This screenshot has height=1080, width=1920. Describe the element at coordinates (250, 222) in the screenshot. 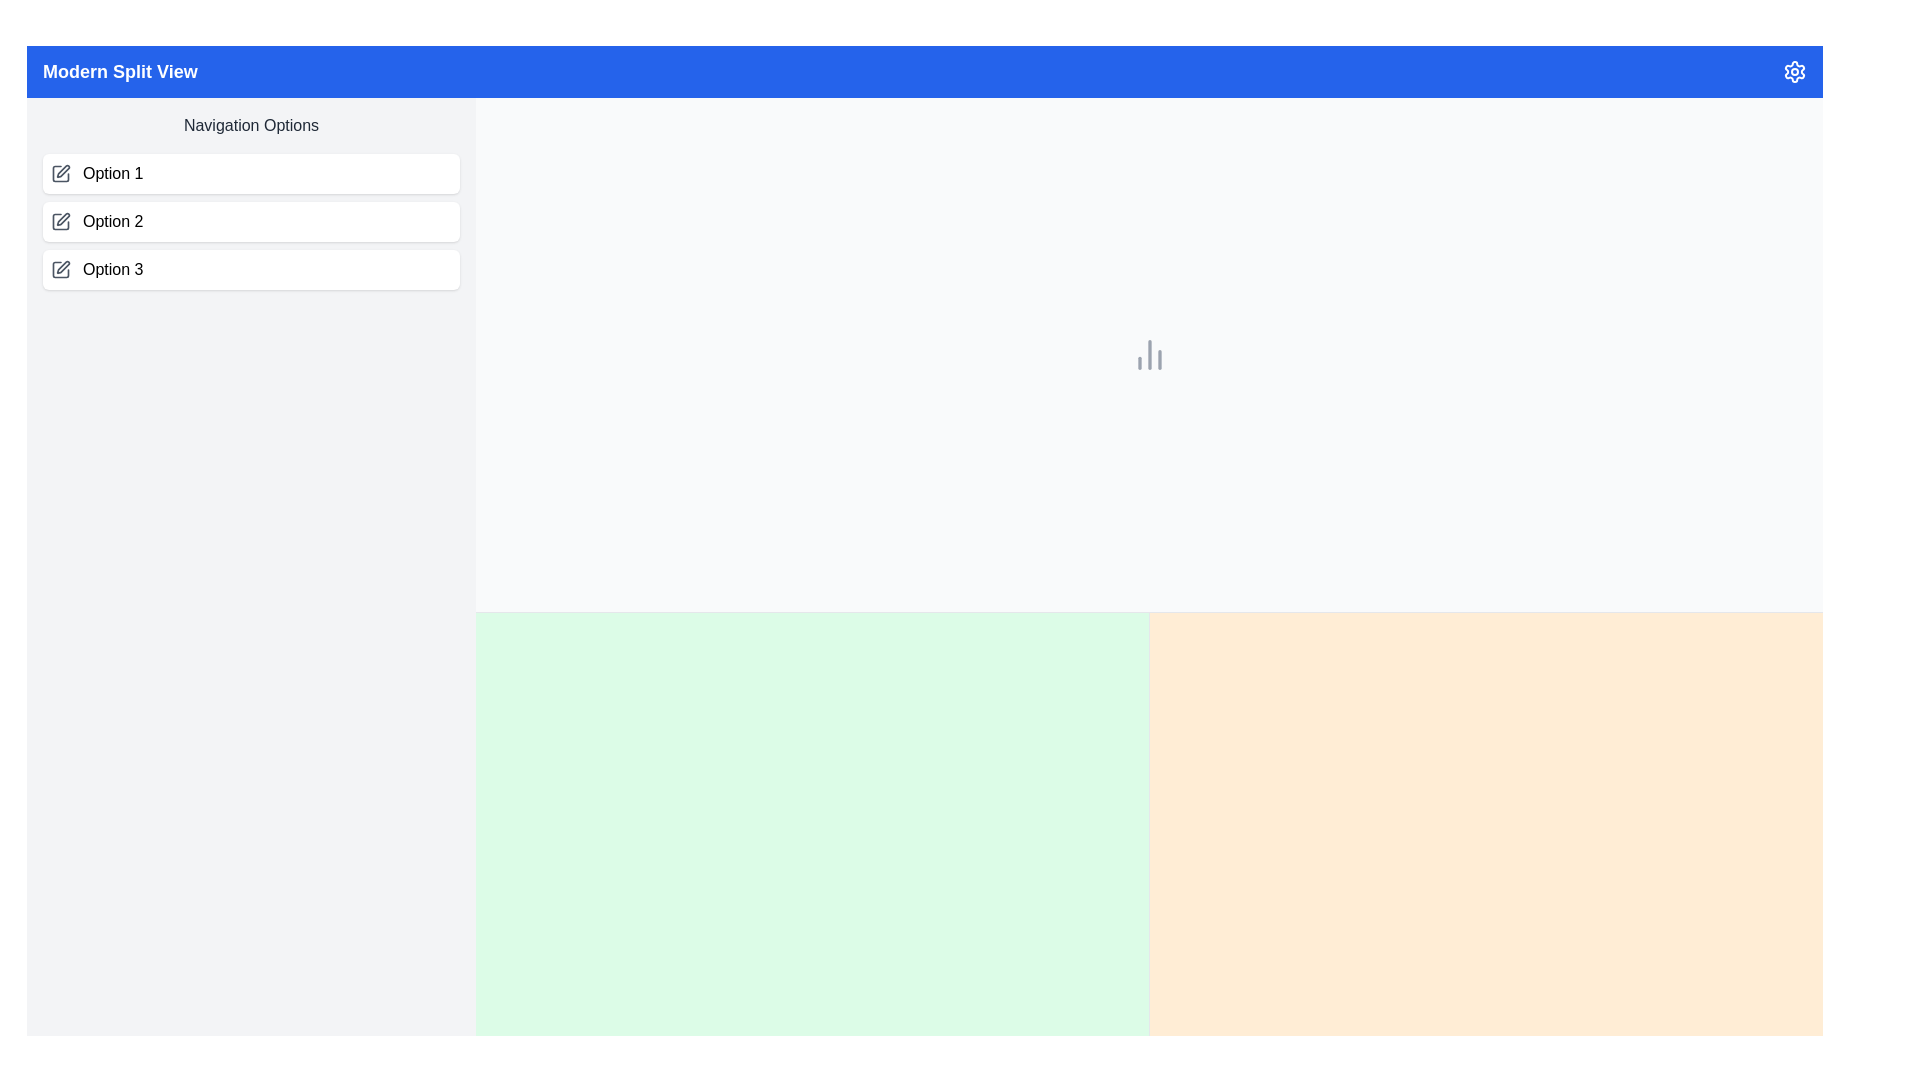

I see `the second button labeled 'Option 2' in the Button Group located in the left sidebar below 'Navigation Options'` at that location.